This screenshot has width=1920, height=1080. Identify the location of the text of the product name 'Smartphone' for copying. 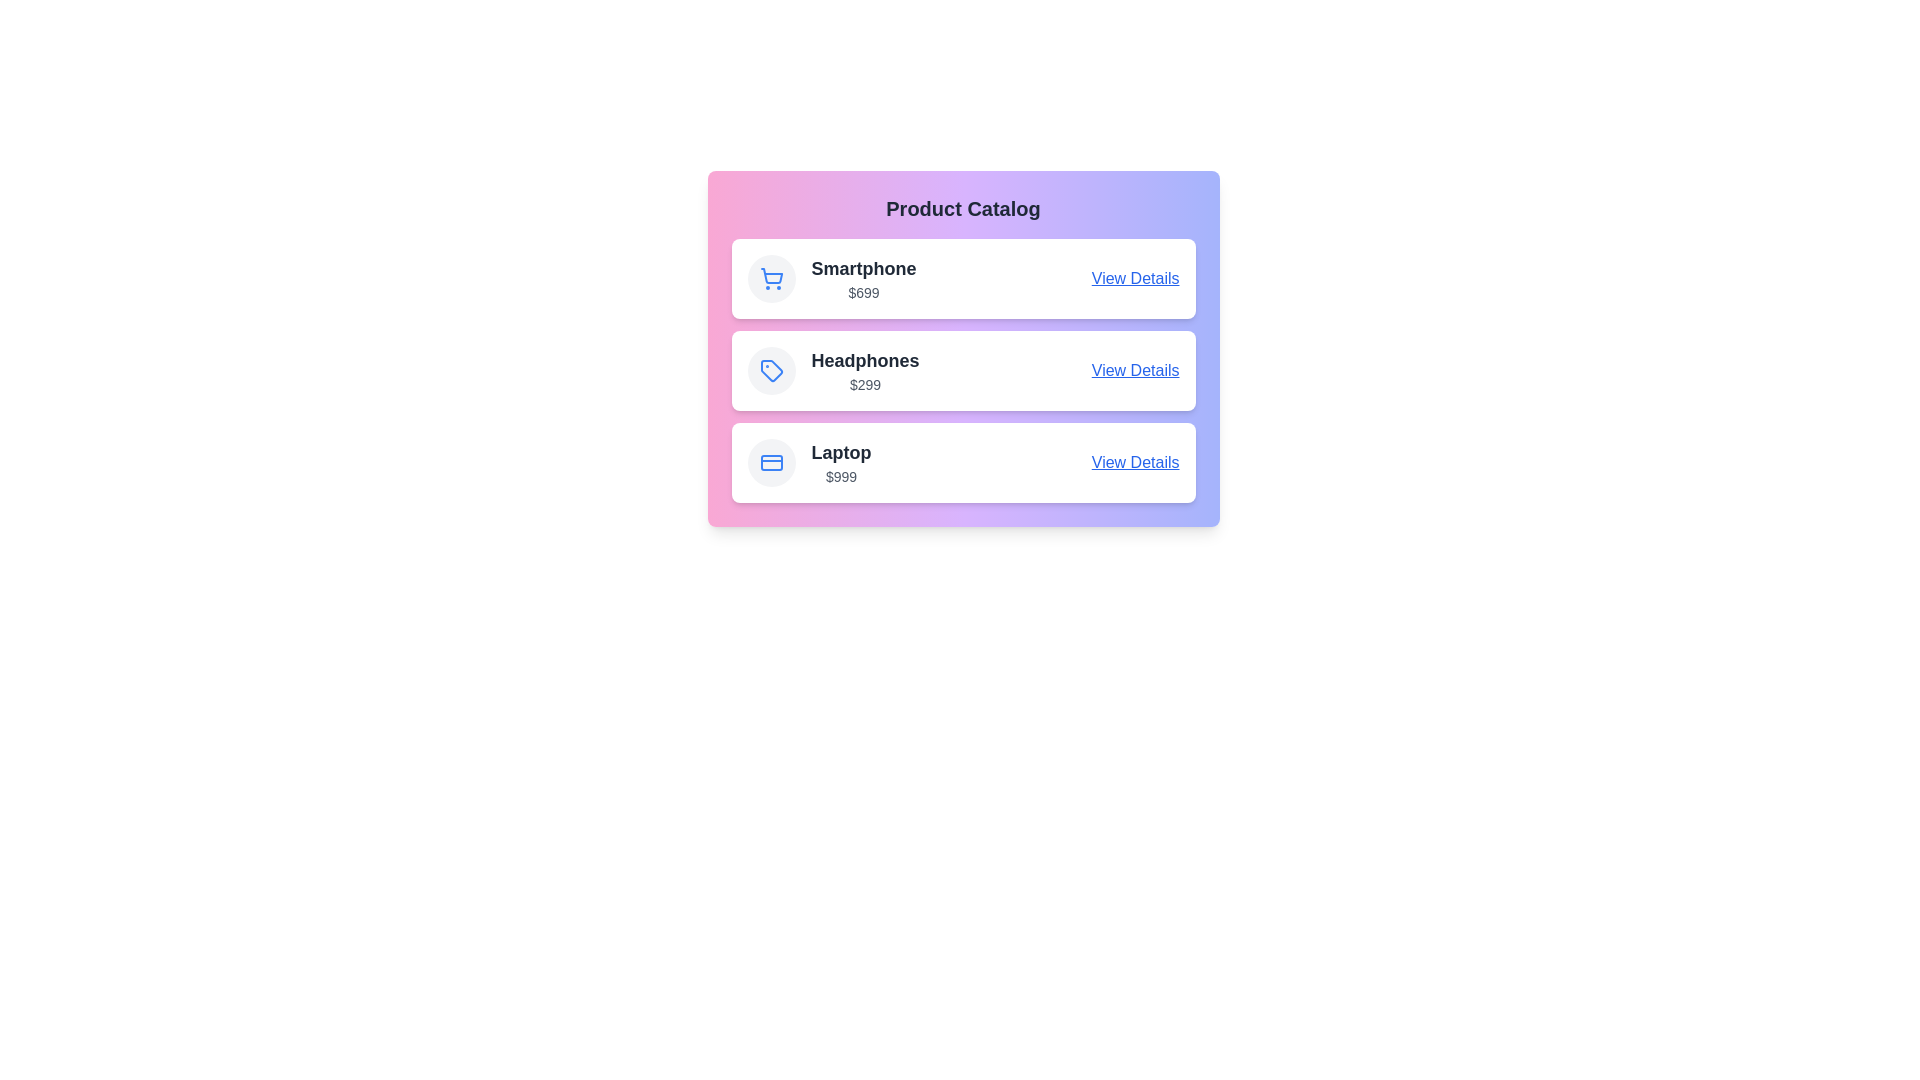
(864, 268).